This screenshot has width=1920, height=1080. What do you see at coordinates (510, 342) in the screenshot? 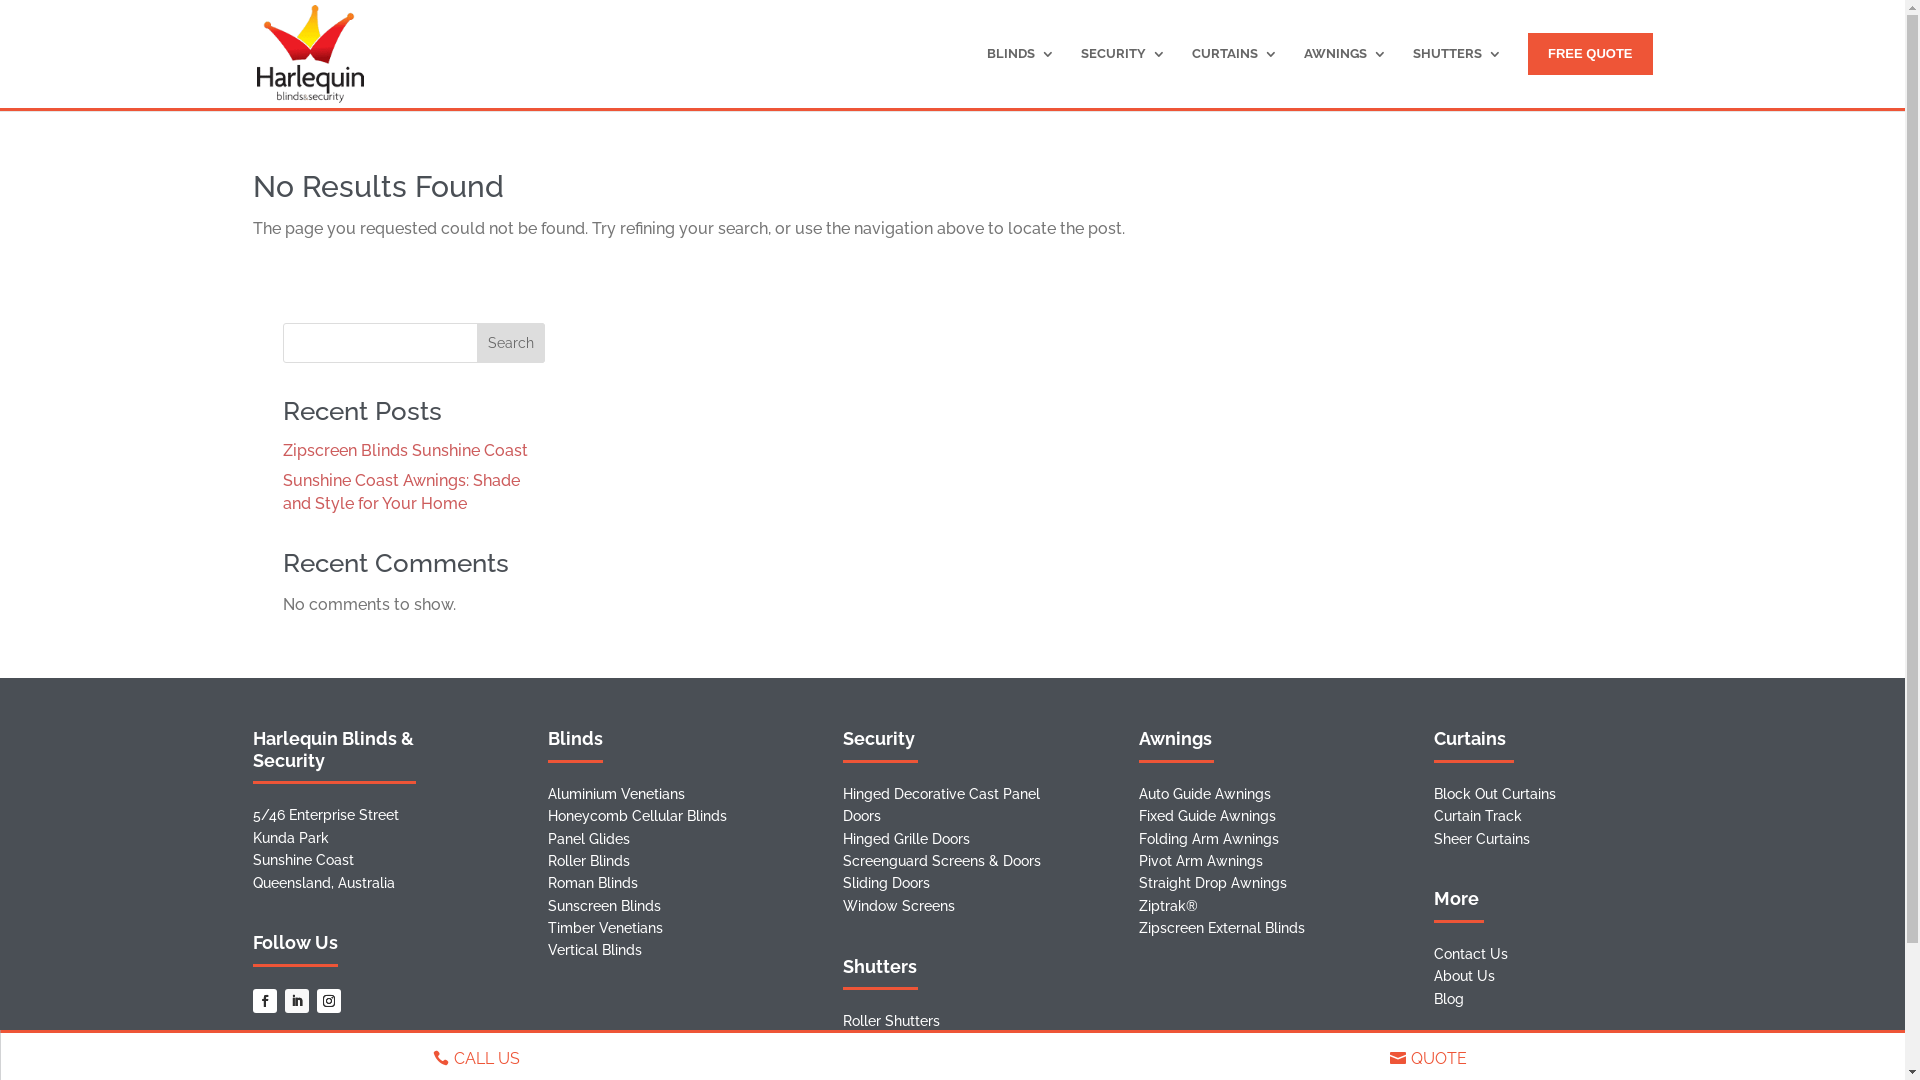
I see `'Search'` at bounding box center [510, 342].